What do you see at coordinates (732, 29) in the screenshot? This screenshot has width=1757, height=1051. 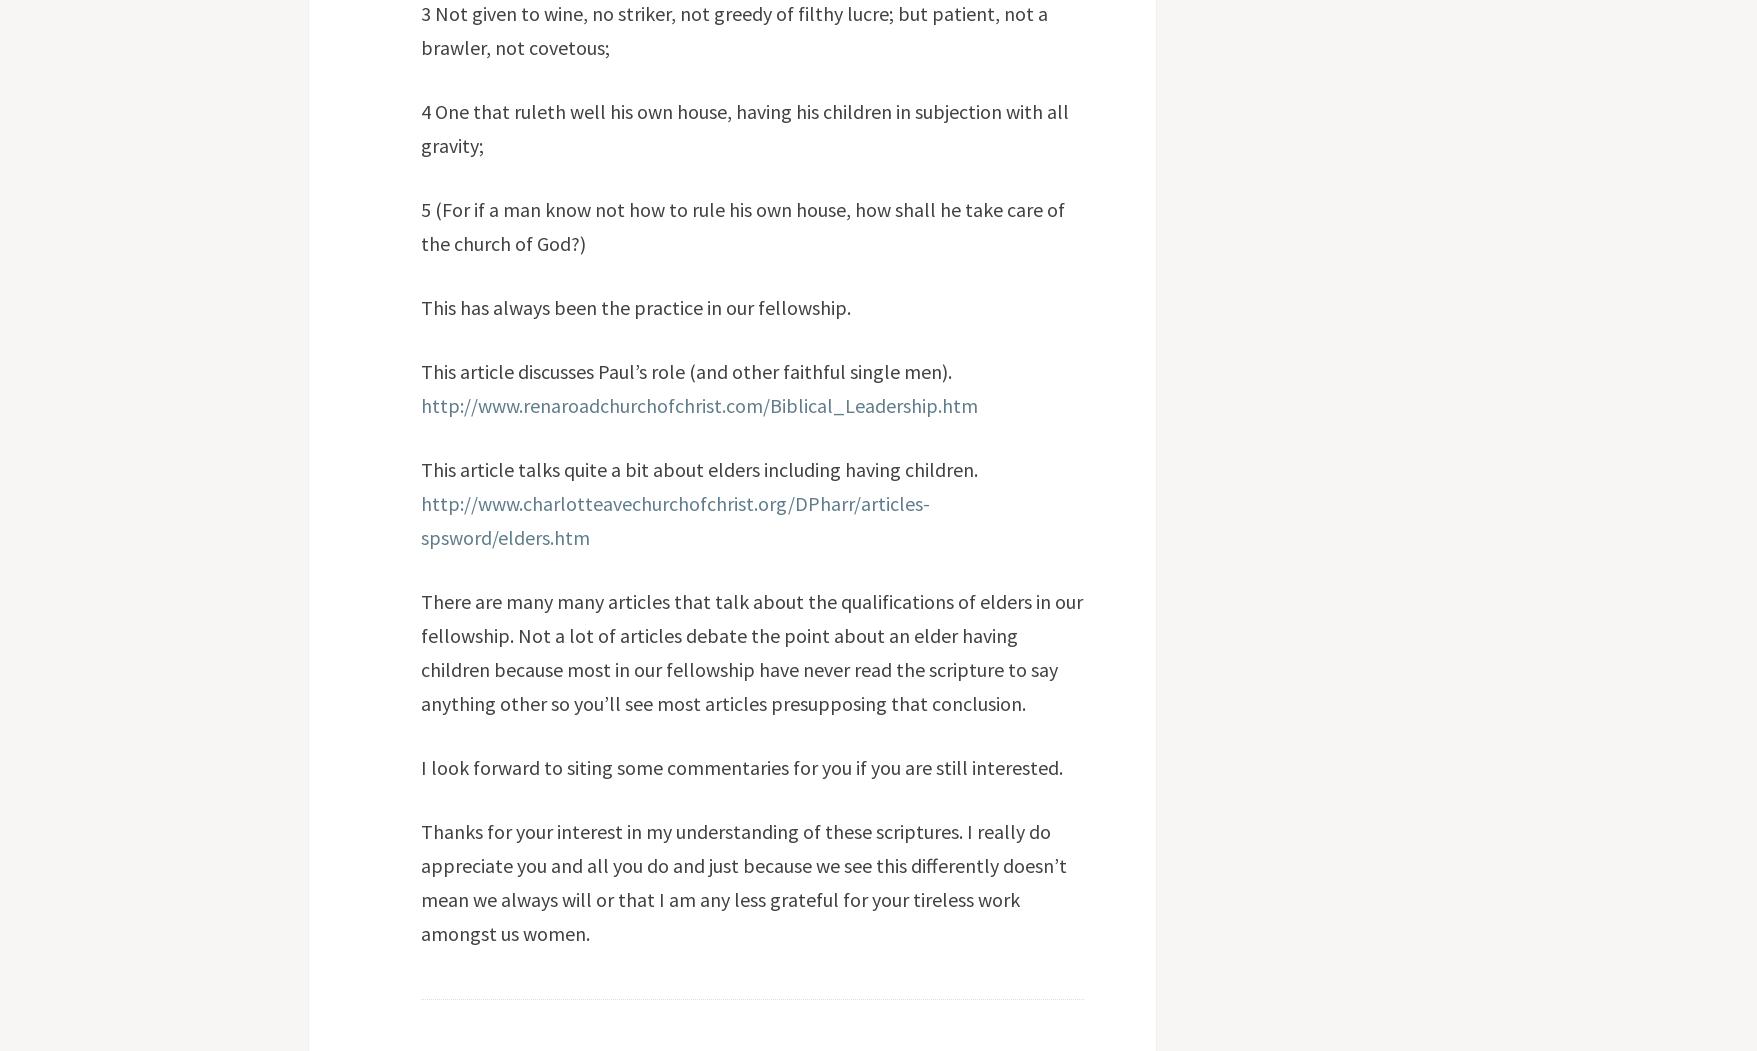 I see `'3 Not given to wine, no striker, not greedy of filthy lucre; but patient, not a brawler, not covetous;'` at bounding box center [732, 29].